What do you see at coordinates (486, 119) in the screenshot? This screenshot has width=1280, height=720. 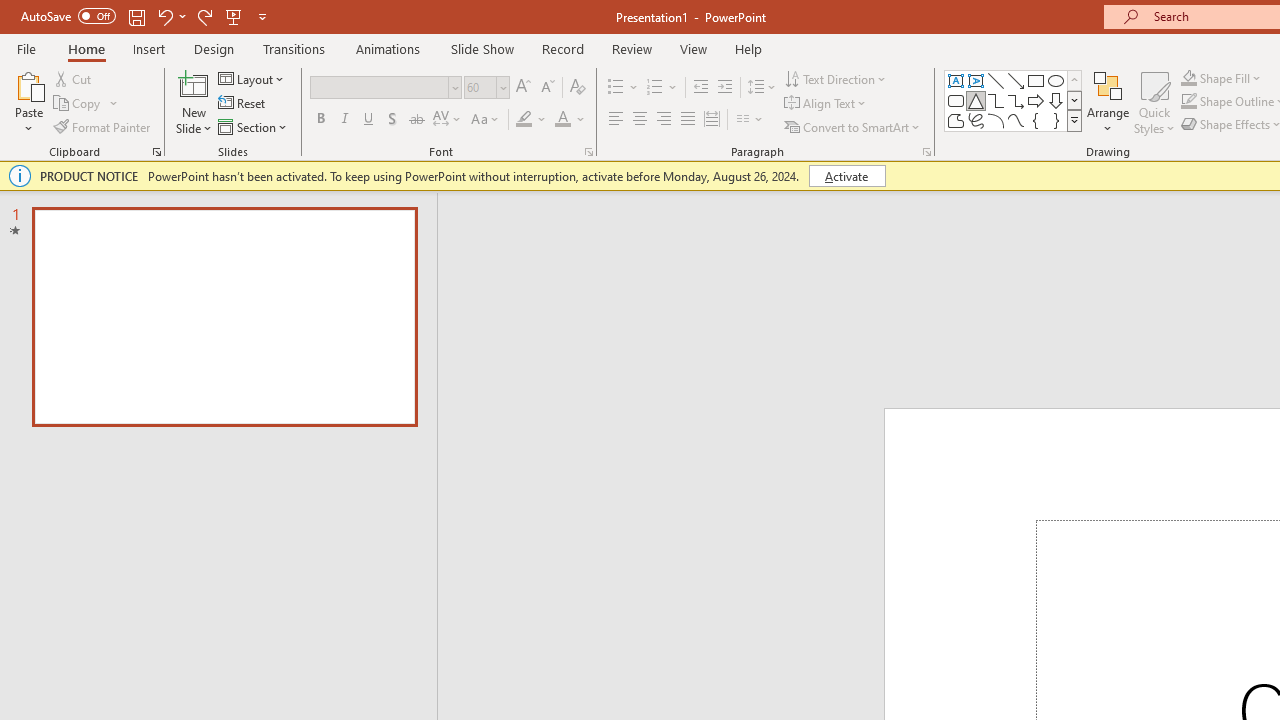 I see `'Change Case'` at bounding box center [486, 119].